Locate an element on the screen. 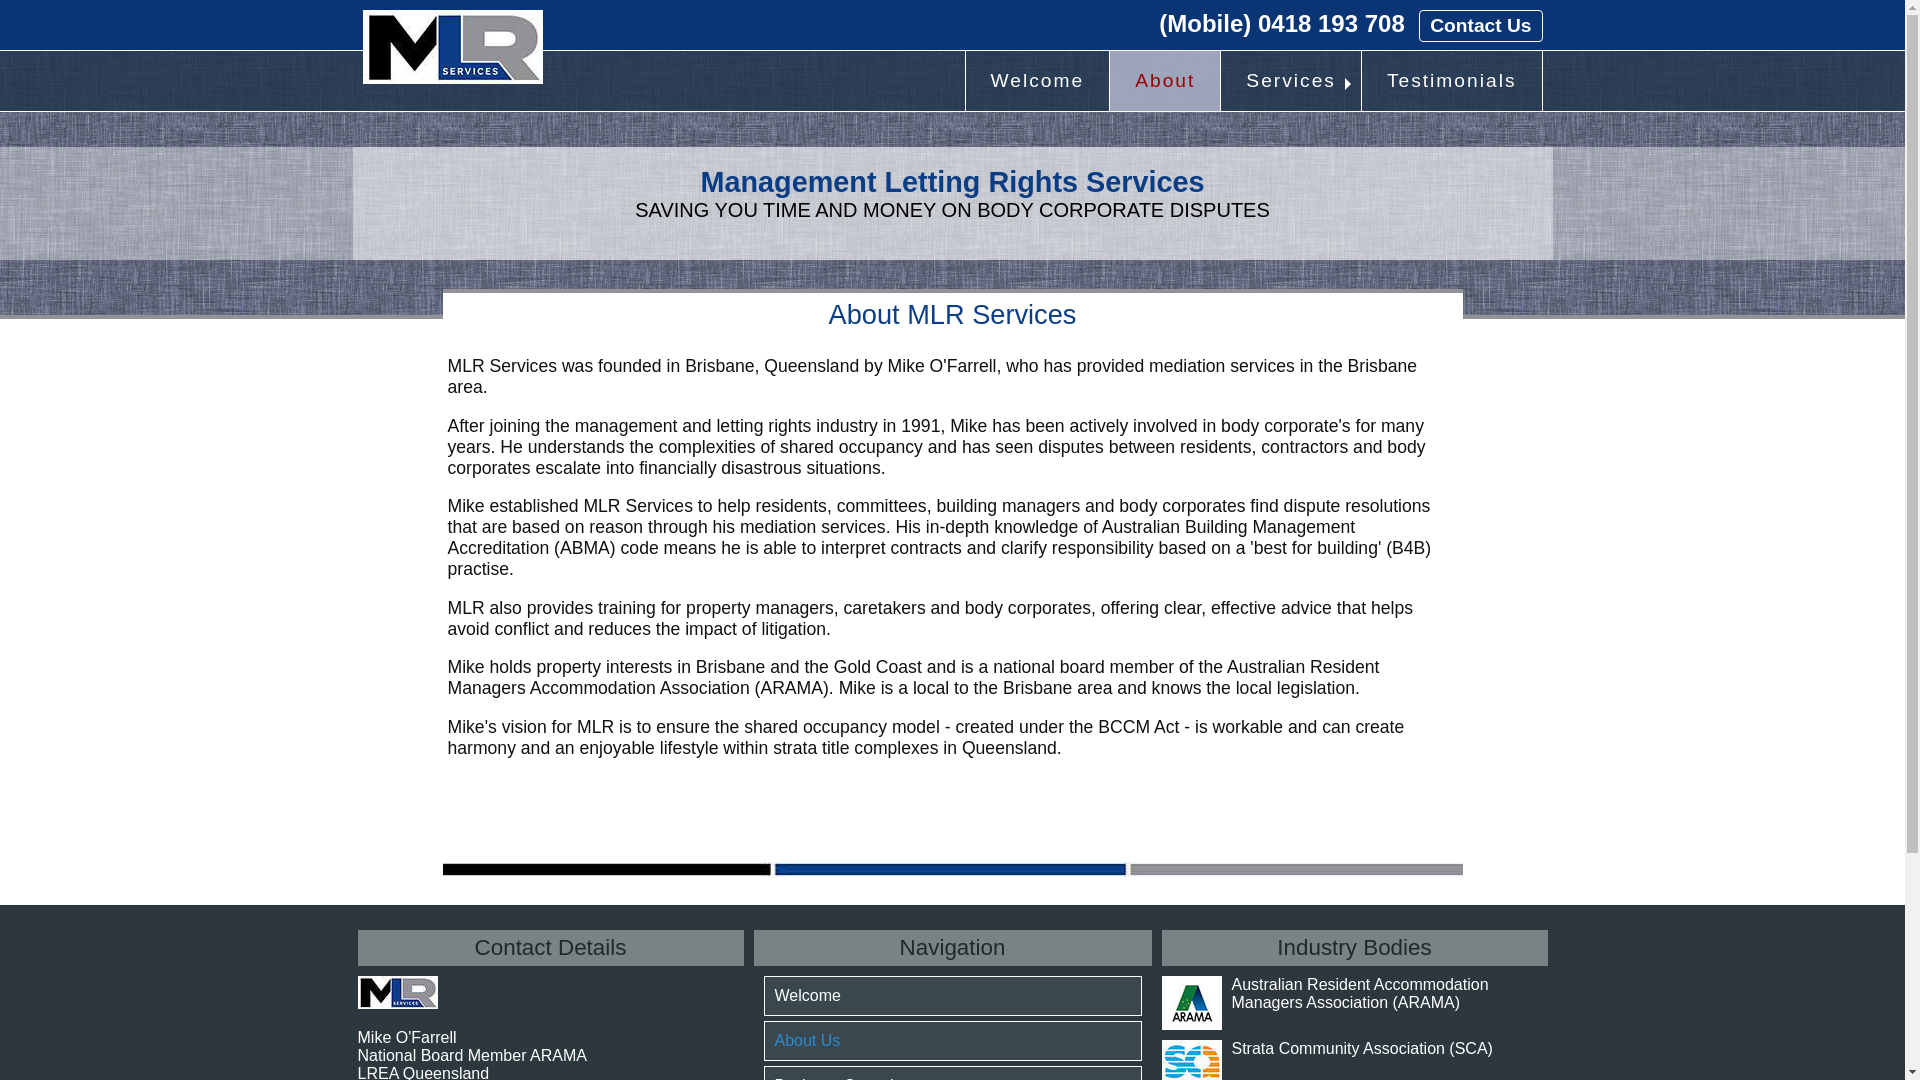  'MLRS Logo' is located at coordinates (450, 45).